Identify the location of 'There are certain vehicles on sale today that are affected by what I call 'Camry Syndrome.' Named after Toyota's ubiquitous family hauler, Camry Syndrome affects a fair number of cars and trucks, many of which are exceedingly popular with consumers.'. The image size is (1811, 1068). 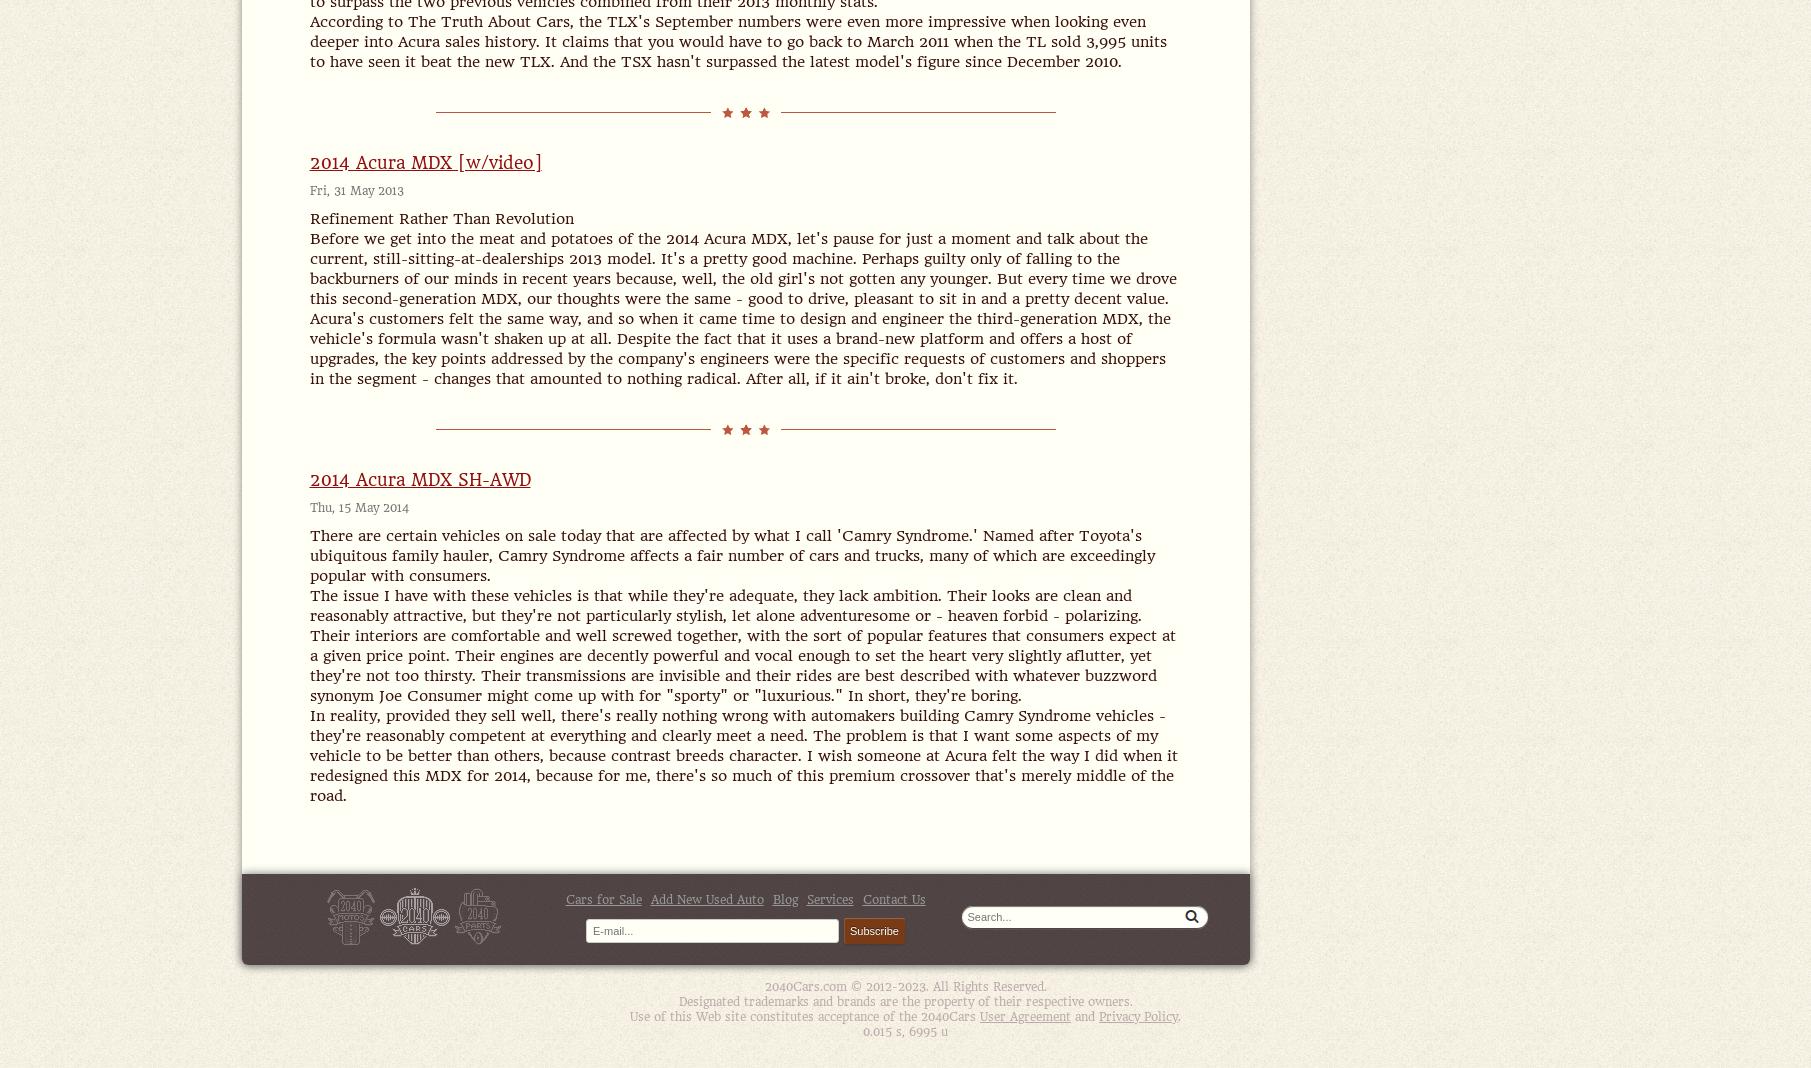
(730, 555).